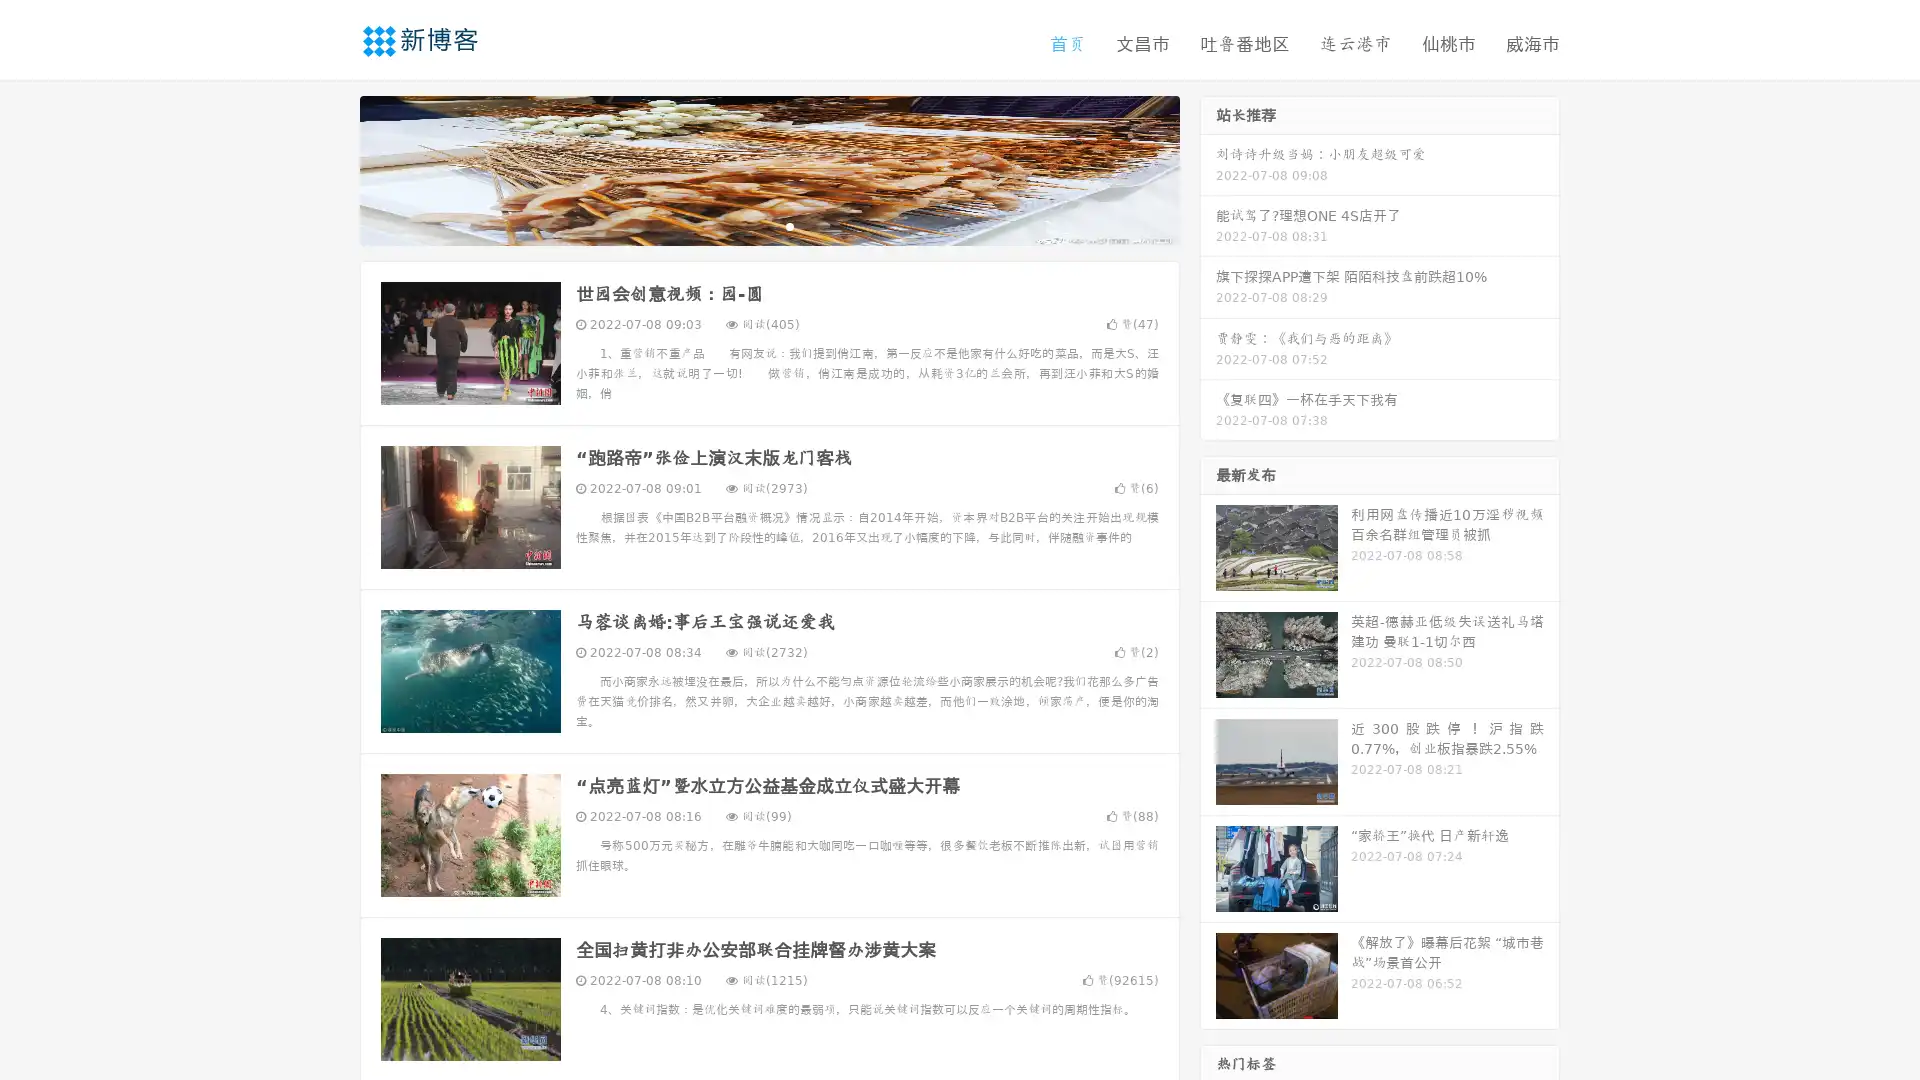  Describe the element at coordinates (748, 225) in the screenshot. I see `Go to slide 1` at that location.